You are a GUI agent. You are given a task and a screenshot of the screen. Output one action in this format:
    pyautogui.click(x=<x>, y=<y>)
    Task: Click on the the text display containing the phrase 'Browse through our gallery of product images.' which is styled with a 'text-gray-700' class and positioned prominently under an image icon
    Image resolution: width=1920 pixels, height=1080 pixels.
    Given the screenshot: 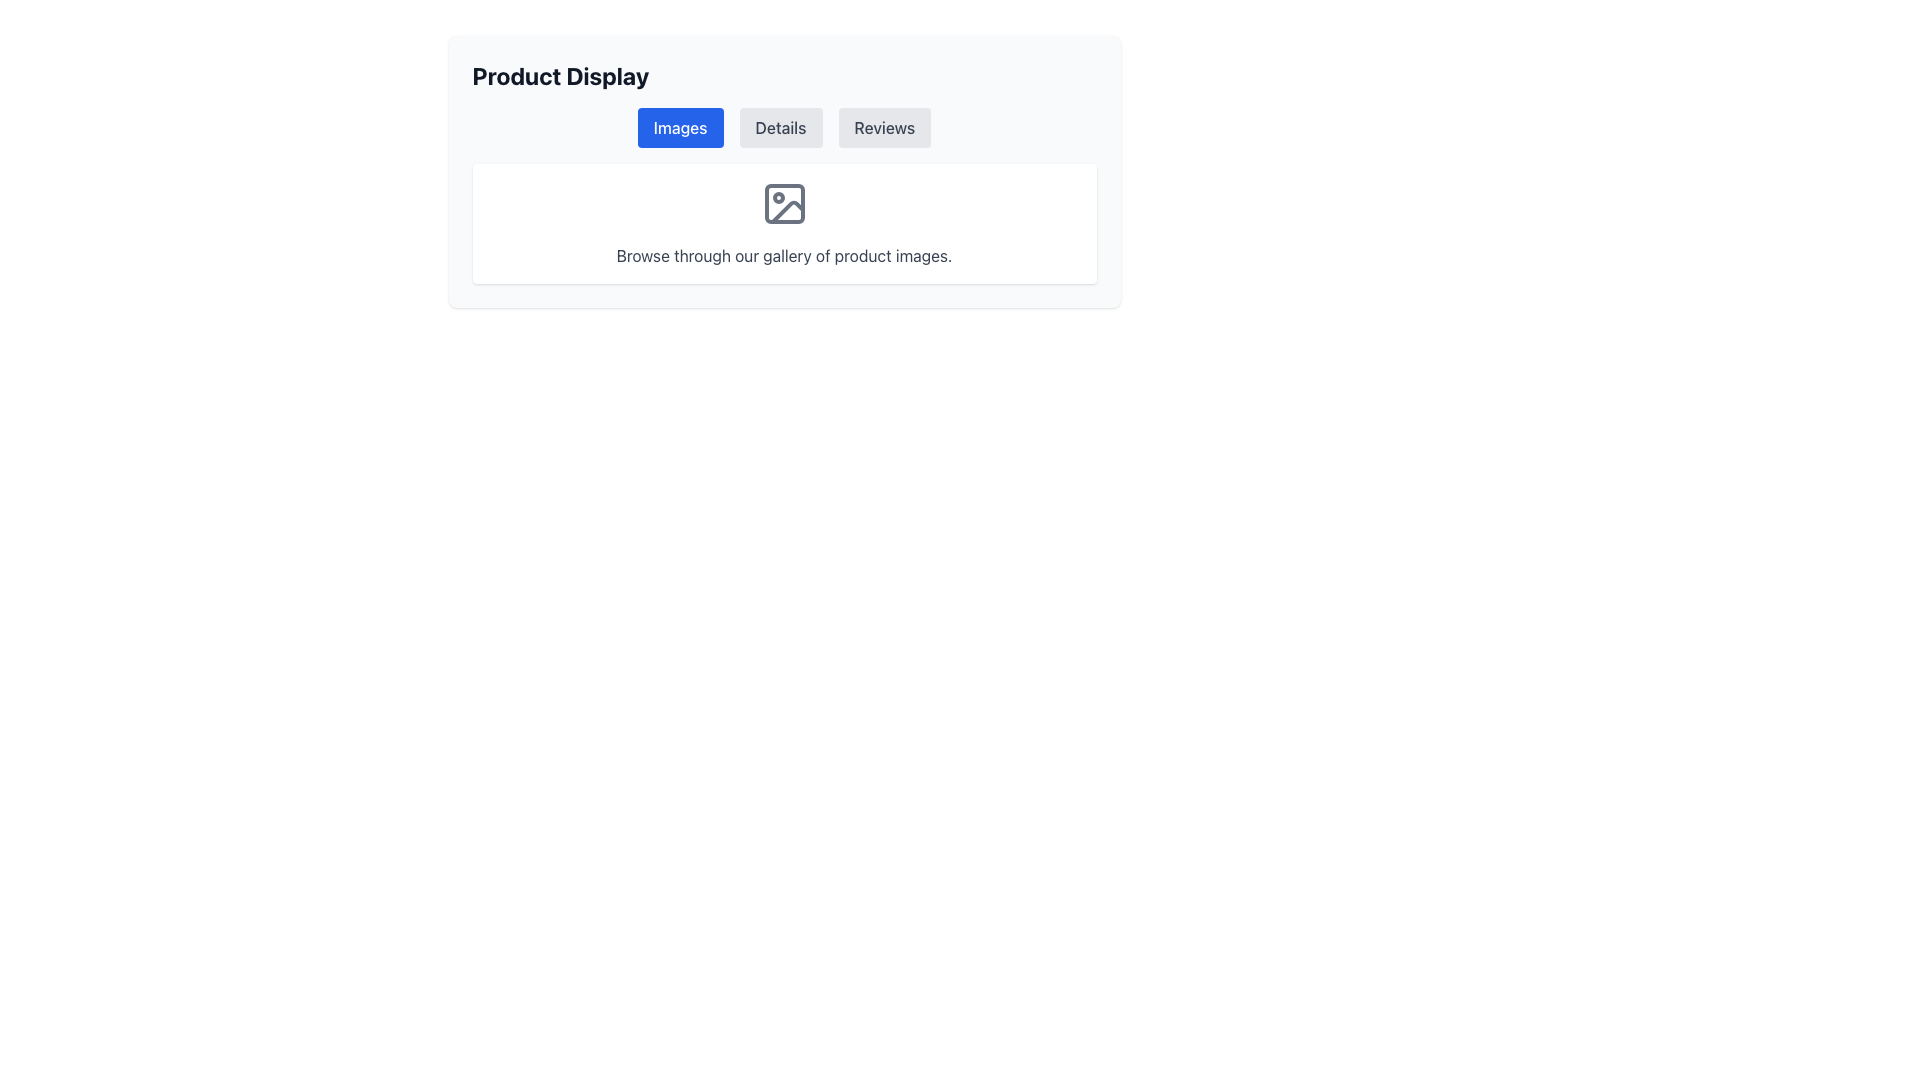 What is the action you would take?
    pyautogui.click(x=783, y=254)
    